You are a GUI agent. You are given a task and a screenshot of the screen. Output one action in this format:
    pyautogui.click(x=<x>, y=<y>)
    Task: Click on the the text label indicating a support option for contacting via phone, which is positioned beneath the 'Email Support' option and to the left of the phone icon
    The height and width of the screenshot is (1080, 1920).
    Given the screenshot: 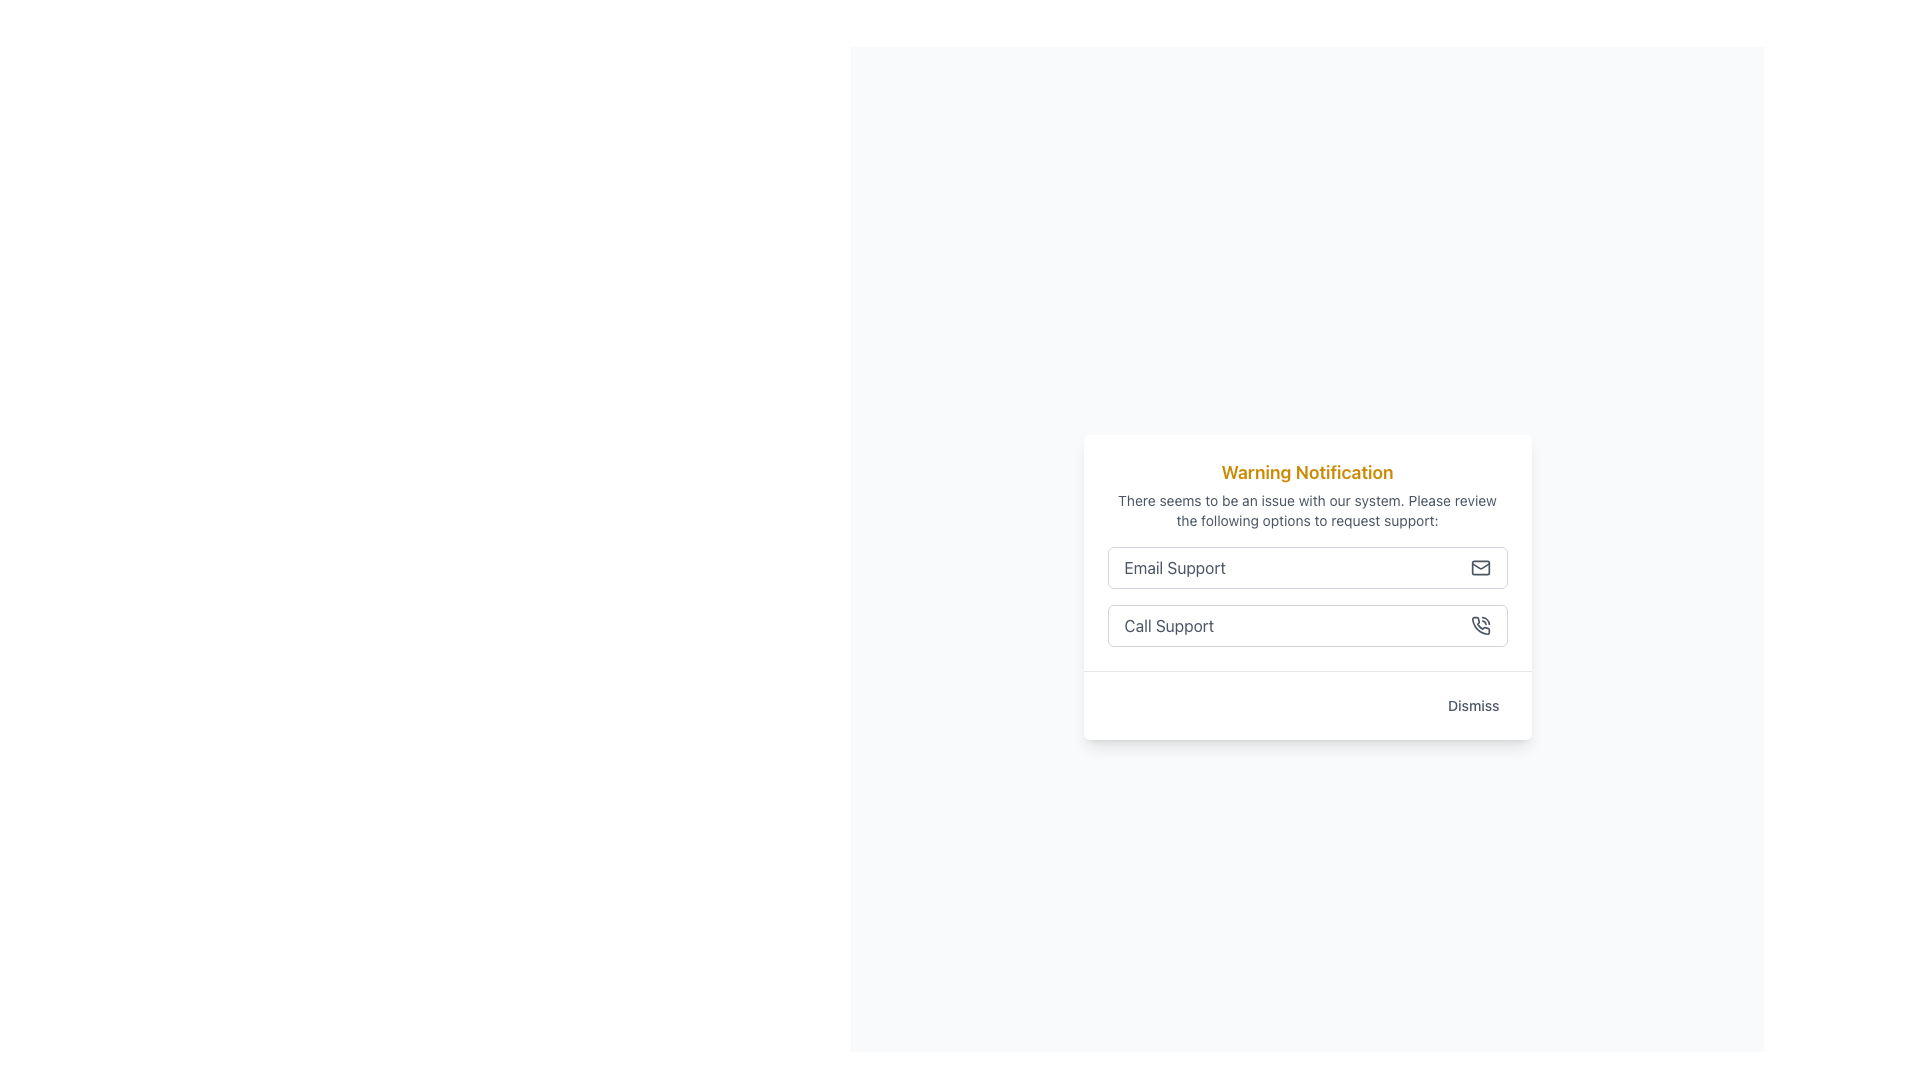 What is the action you would take?
    pyautogui.click(x=1169, y=624)
    